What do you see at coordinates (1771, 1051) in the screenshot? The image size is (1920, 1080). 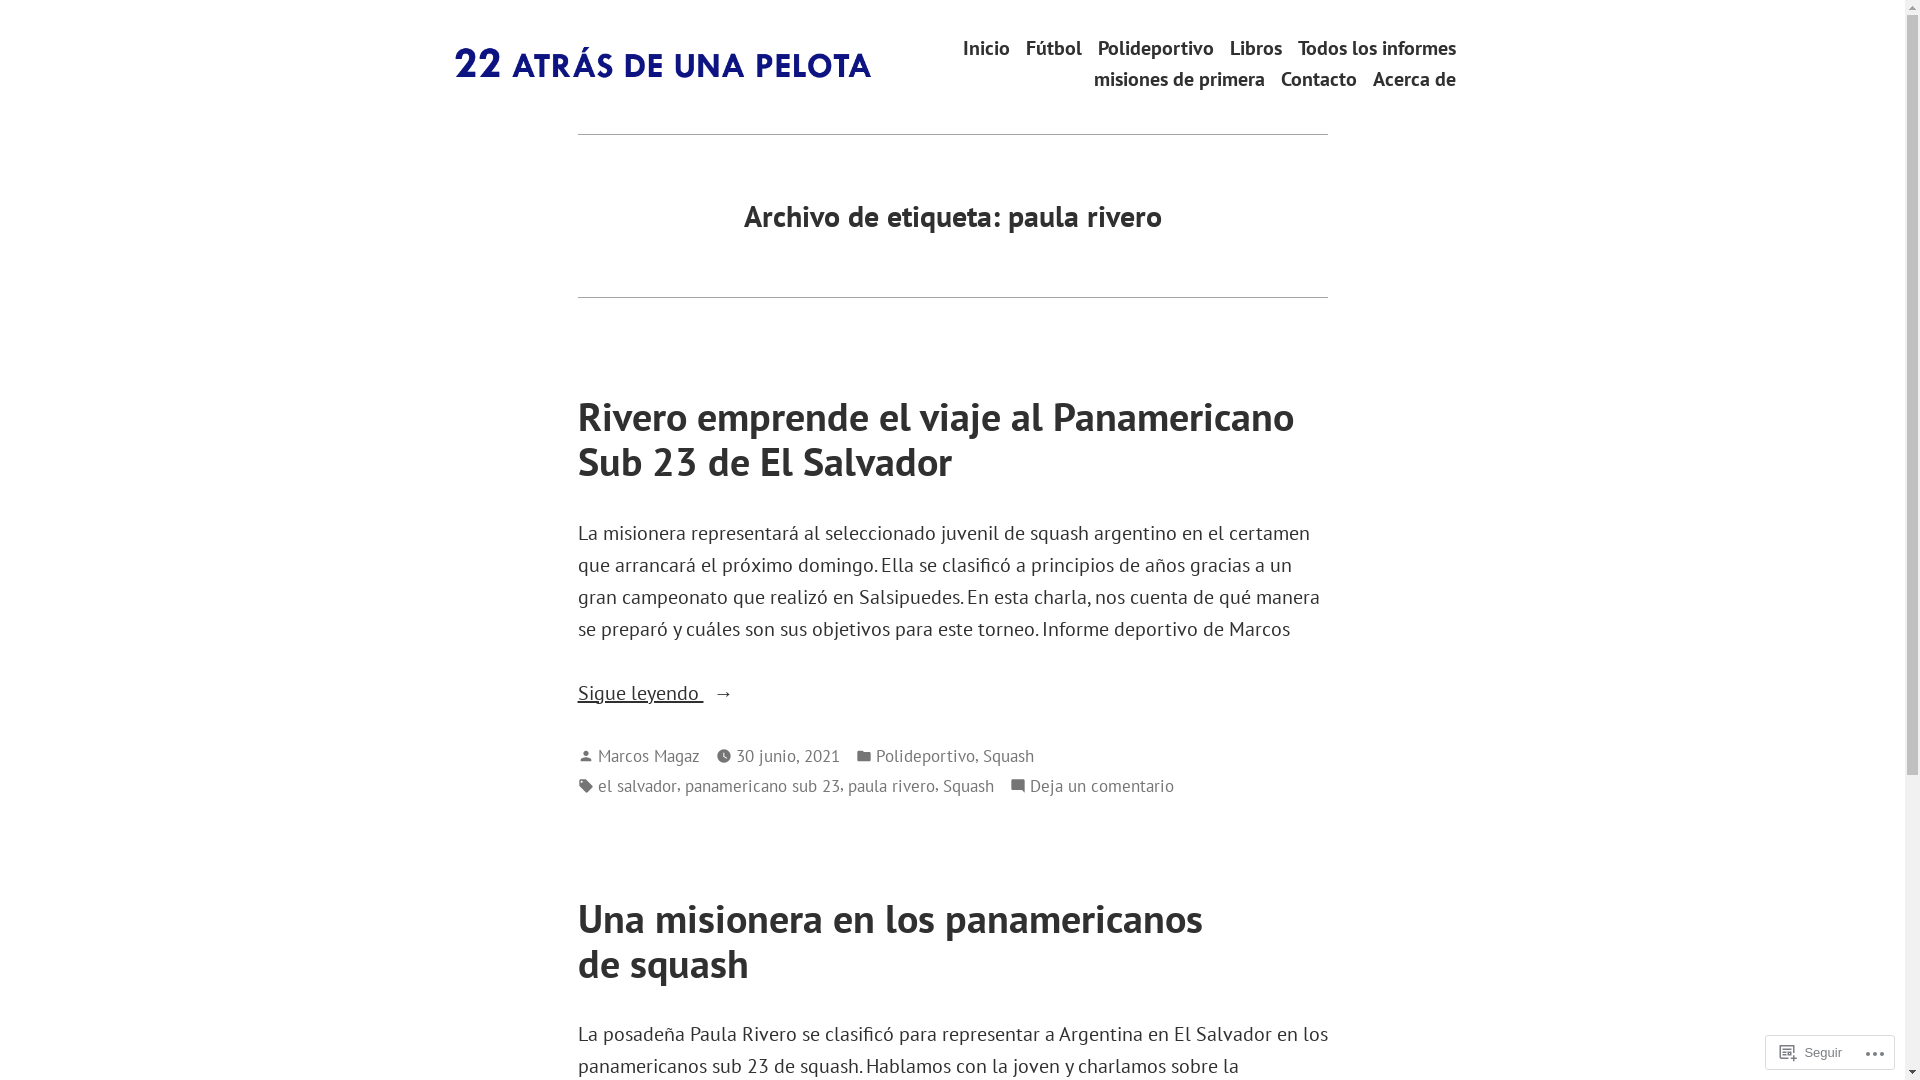 I see `'Seguir'` at bounding box center [1771, 1051].